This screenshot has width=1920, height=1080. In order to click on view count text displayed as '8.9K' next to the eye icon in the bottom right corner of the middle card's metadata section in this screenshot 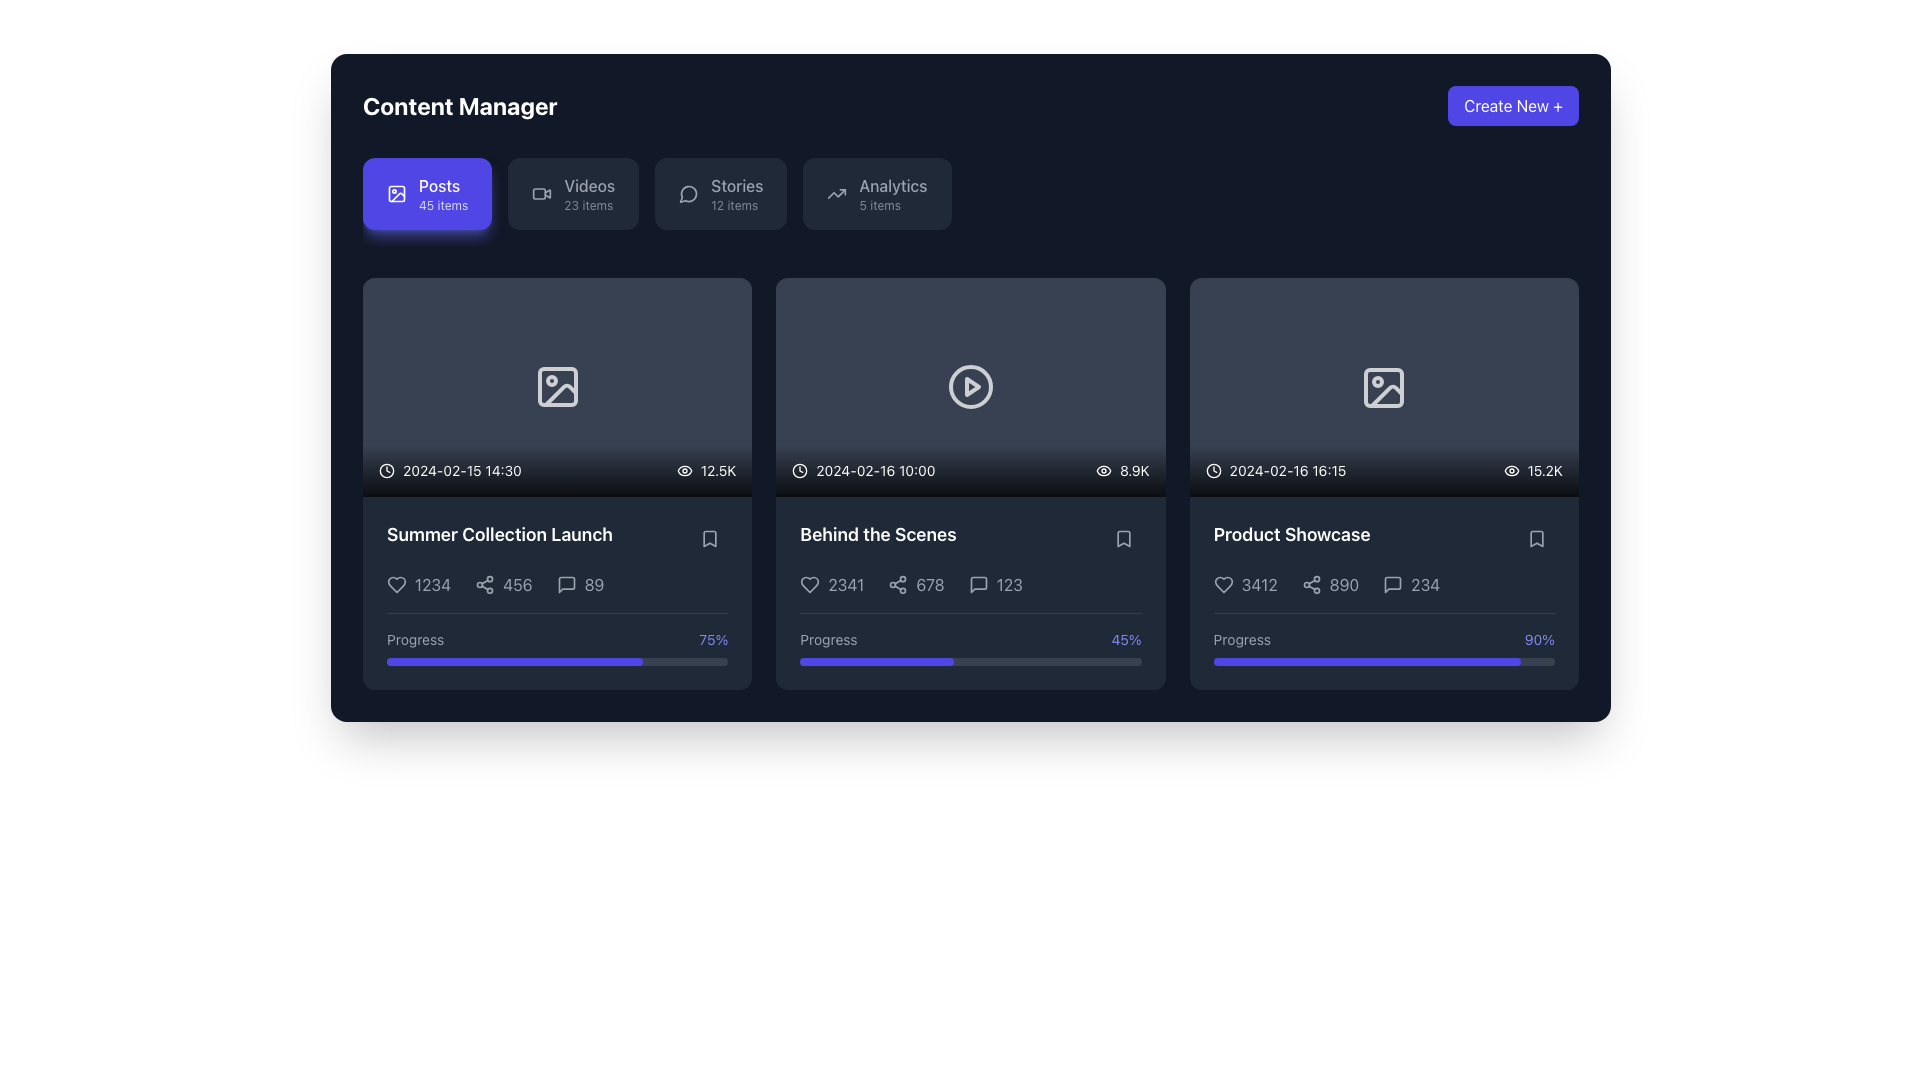, I will do `click(1122, 470)`.